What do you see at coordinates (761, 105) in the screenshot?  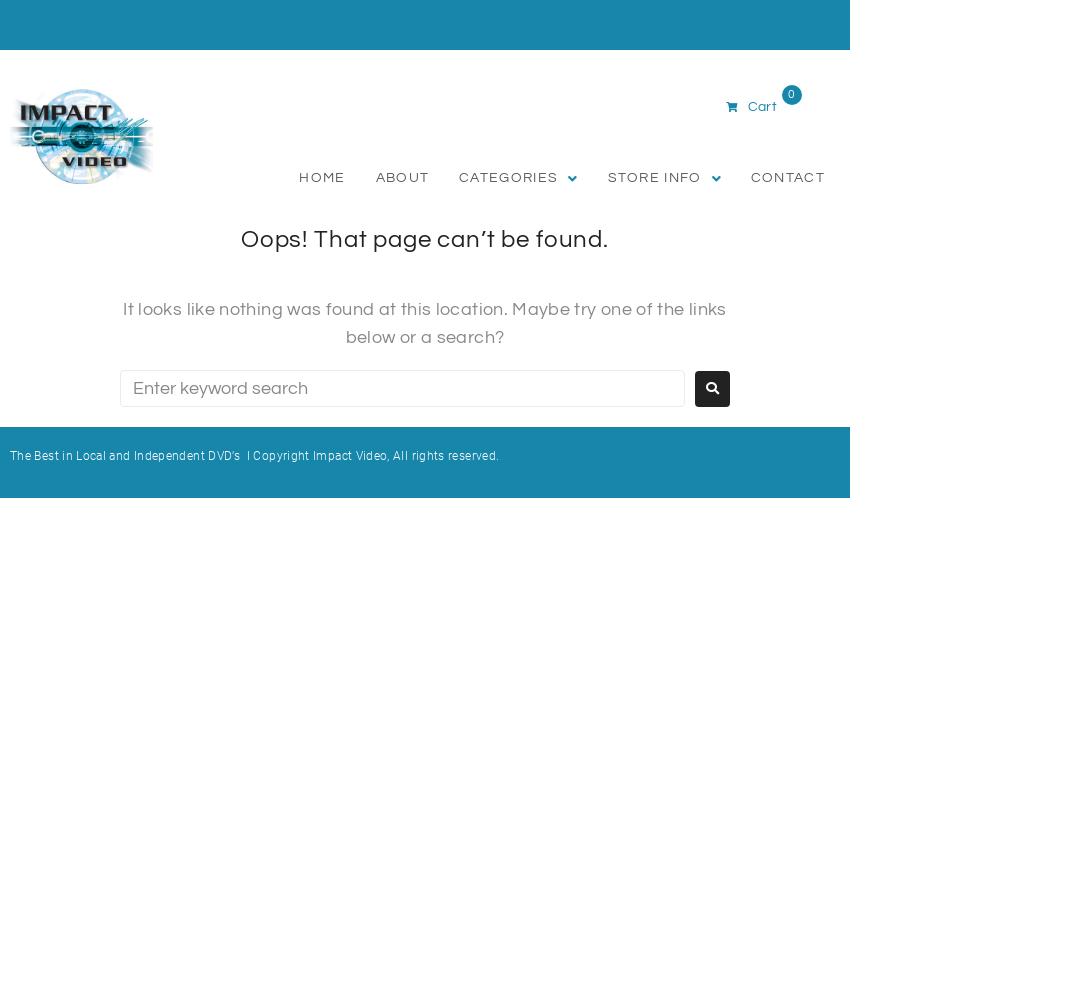 I see `'Cart'` at bounding box center [761, 105].